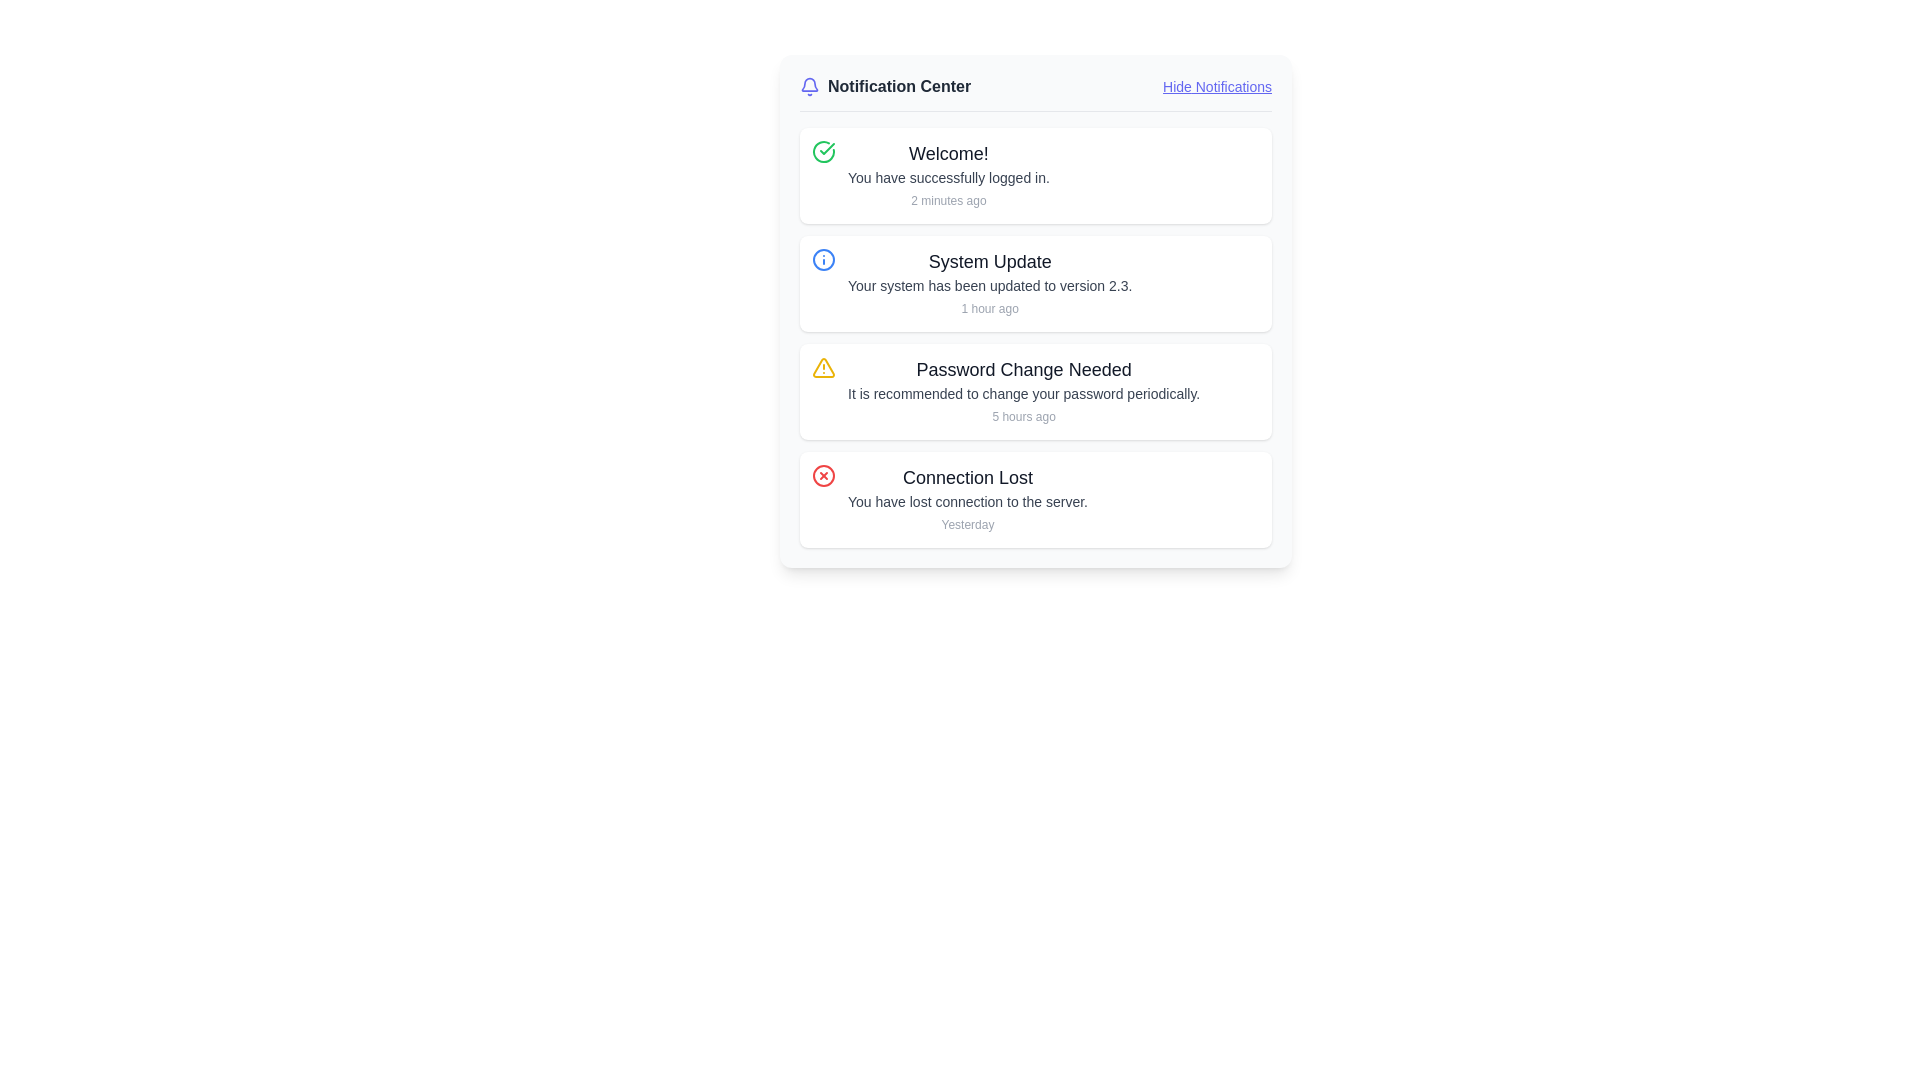 The height and width of the screenshot is (1080, 1920). What do you see at coordinates (1024, 370) in the screenshot?
I see `the headline text of the third notification alerting the user about a required password change, which is centrally located in the notification panel` at bounding box center [1024, 370].